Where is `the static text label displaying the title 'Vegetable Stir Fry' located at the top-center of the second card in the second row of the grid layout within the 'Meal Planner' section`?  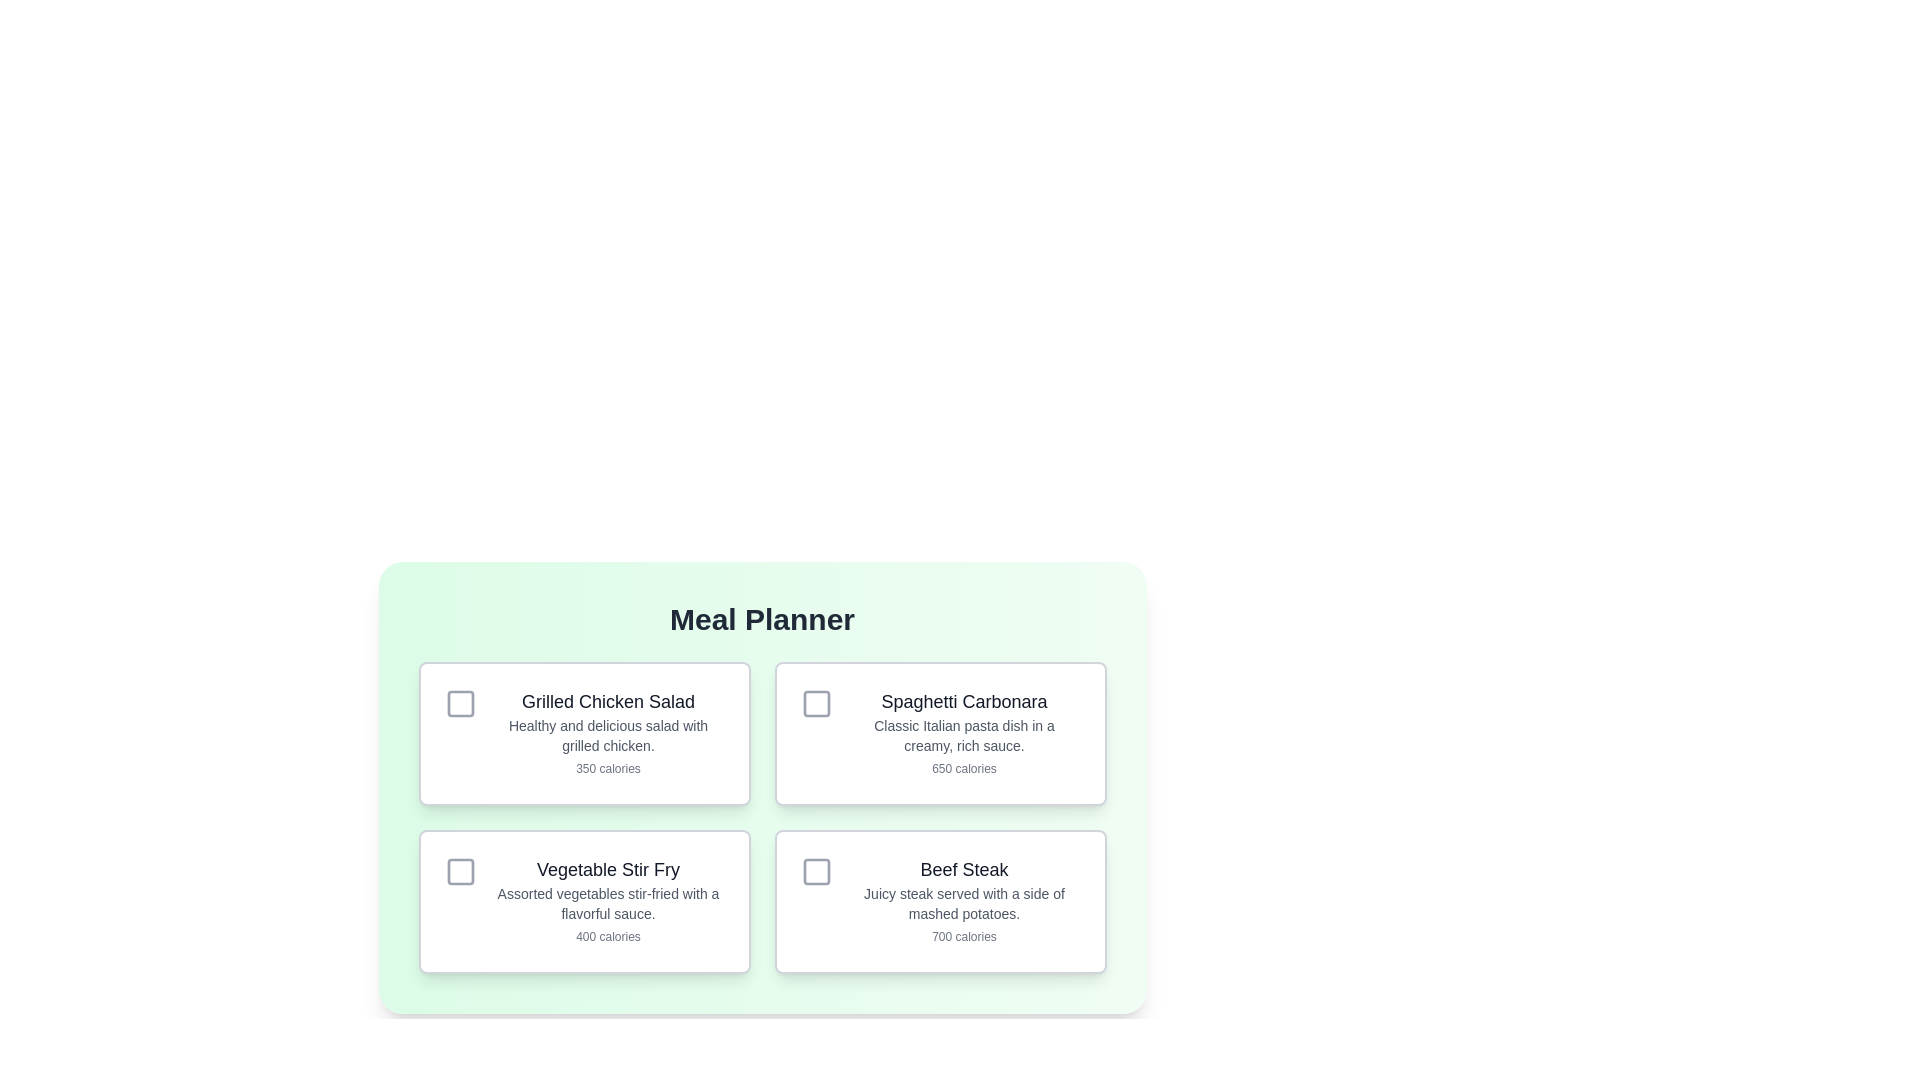
the static text label displaying the title 'Vegetable Stir Fry' located at the top-center of the second card in the second row of the grid layout within the 'Meal Planner' section is located at coordinates (607, 869).